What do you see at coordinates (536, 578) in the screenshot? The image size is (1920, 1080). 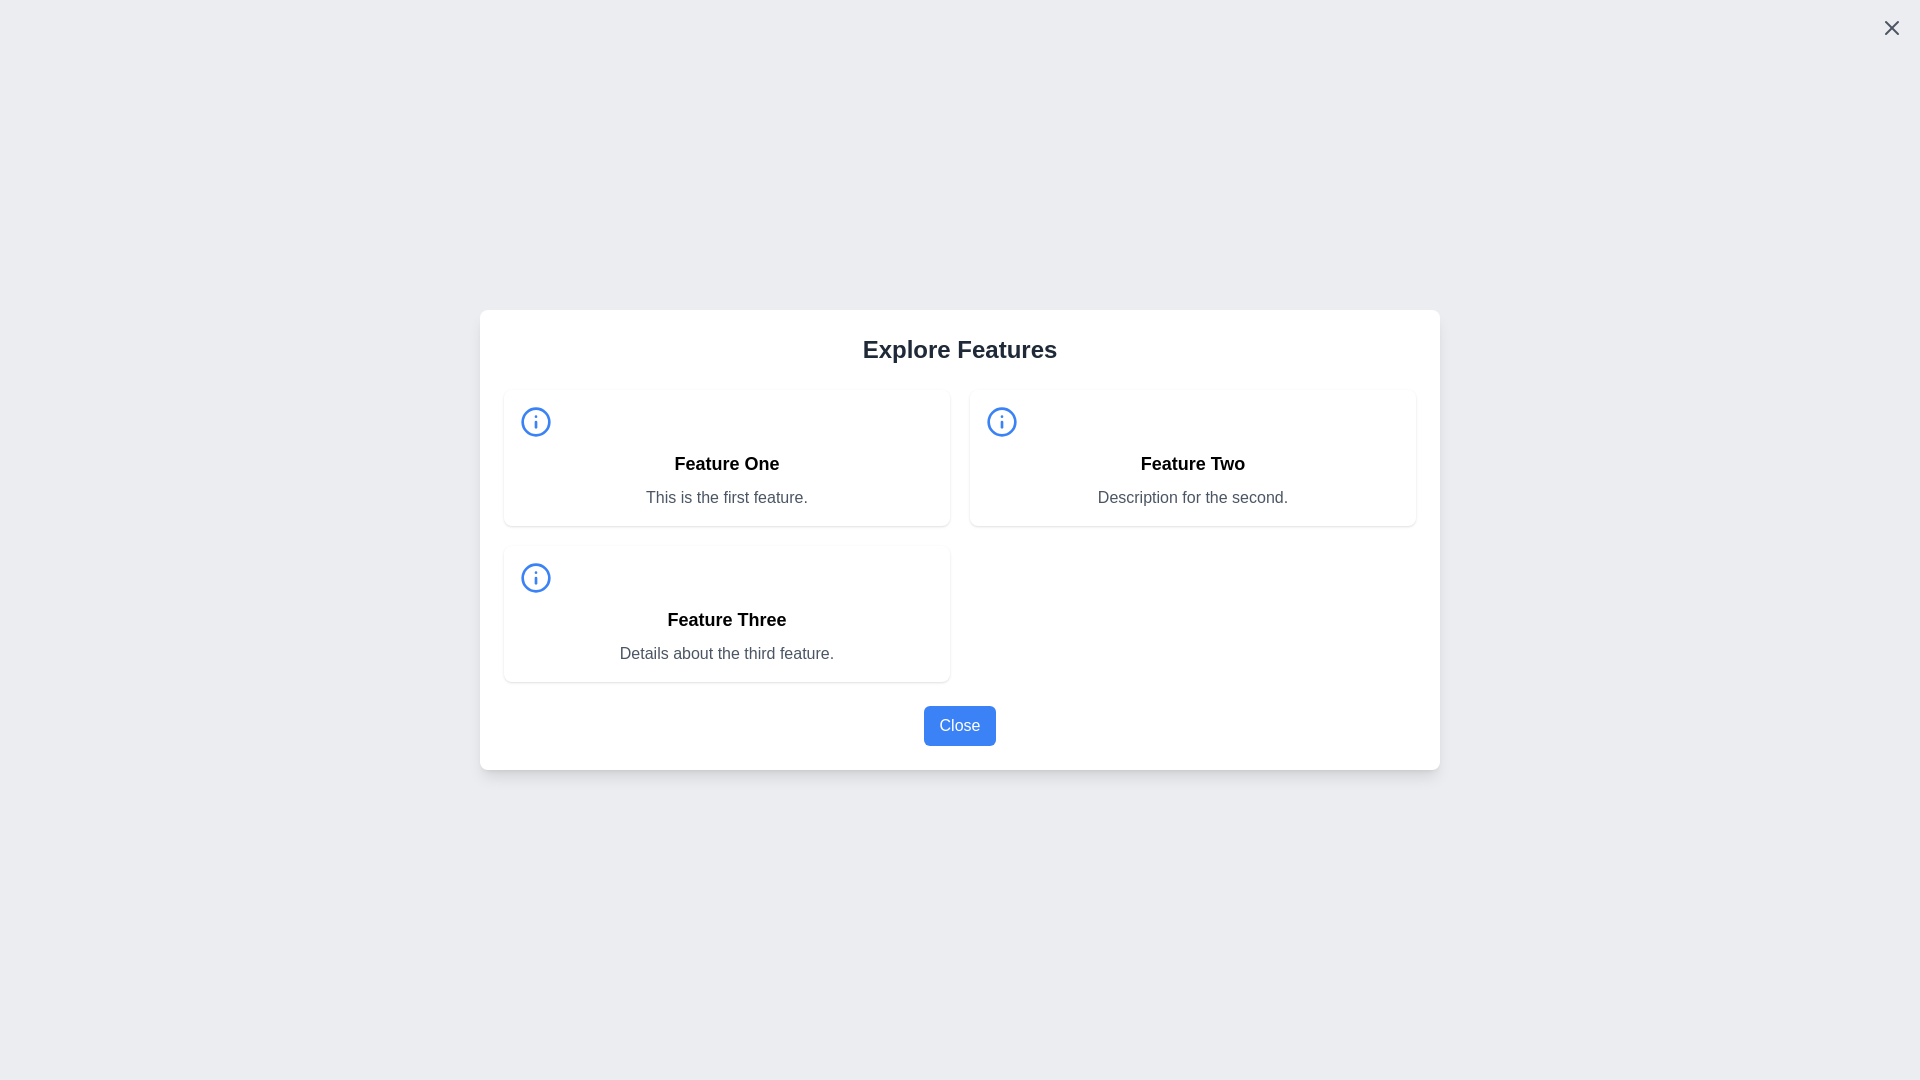 I see `the informational icon related to 'Feature Three' positioned at the left side of the box labeled 'Feature Three'` at bounding box center [536, 578].